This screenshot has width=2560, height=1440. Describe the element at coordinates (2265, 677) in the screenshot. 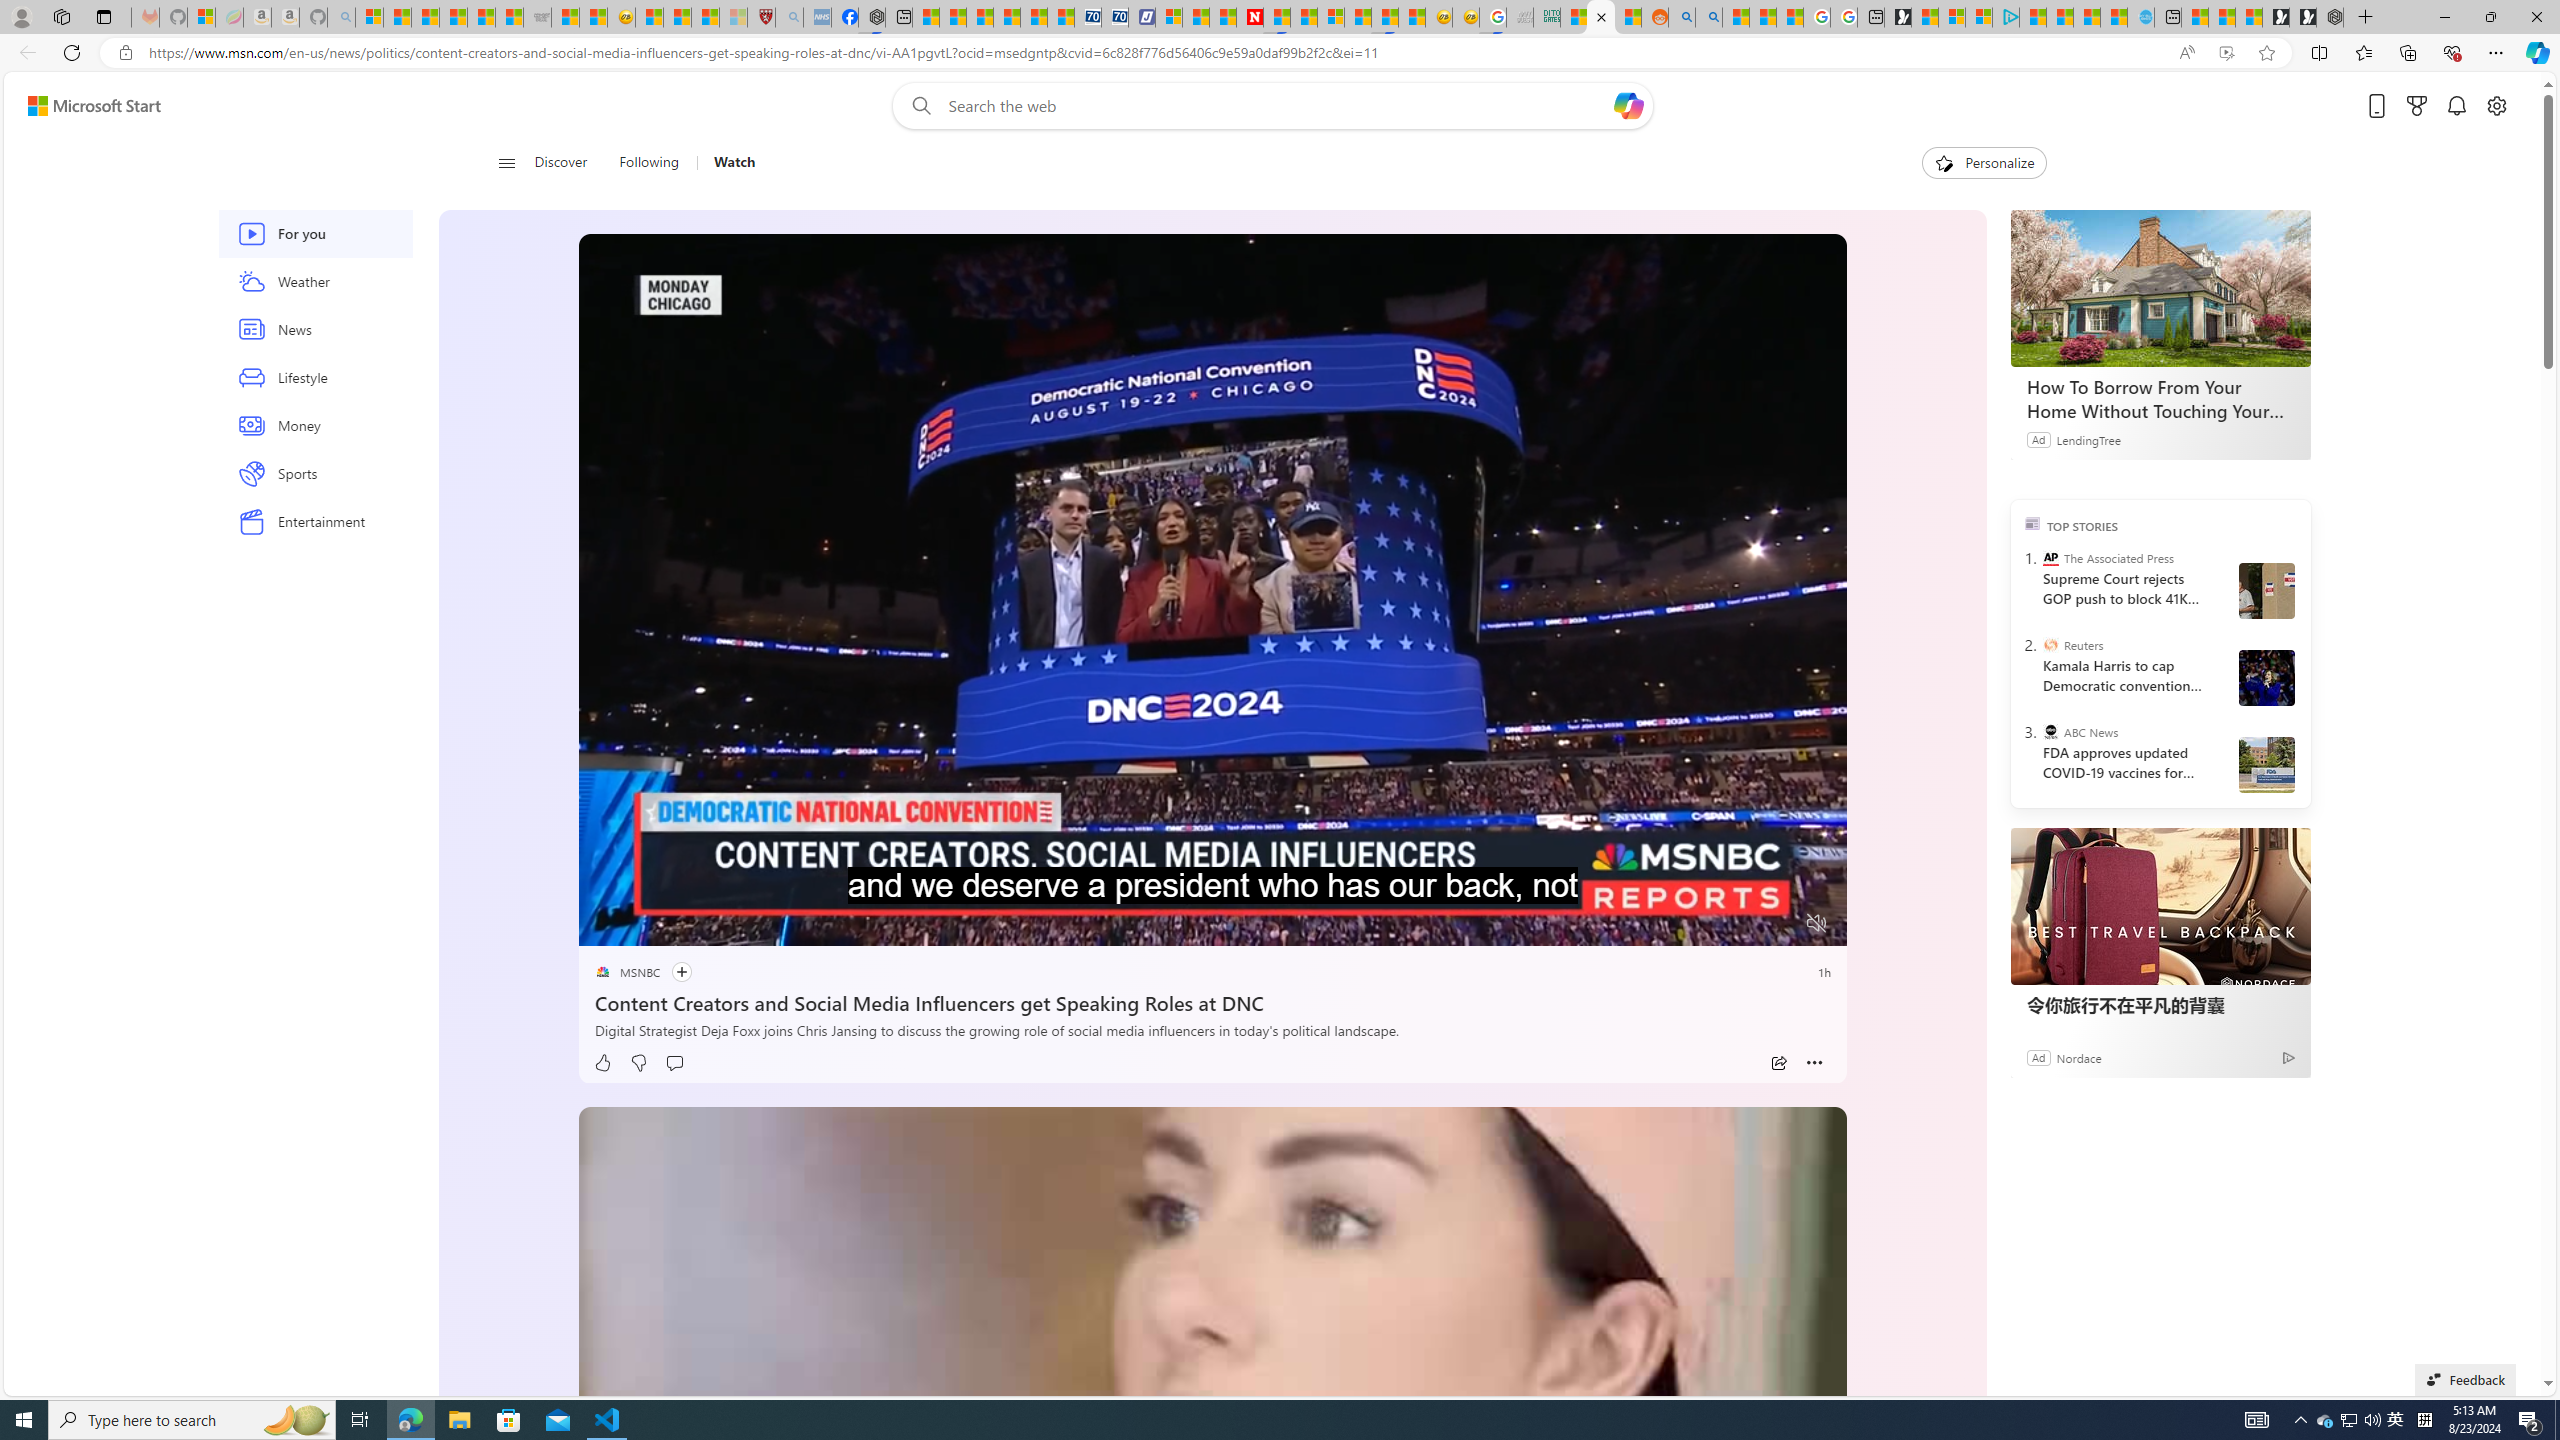

I see `' Harris and Walz campaign in Wisconsin'` at that location.